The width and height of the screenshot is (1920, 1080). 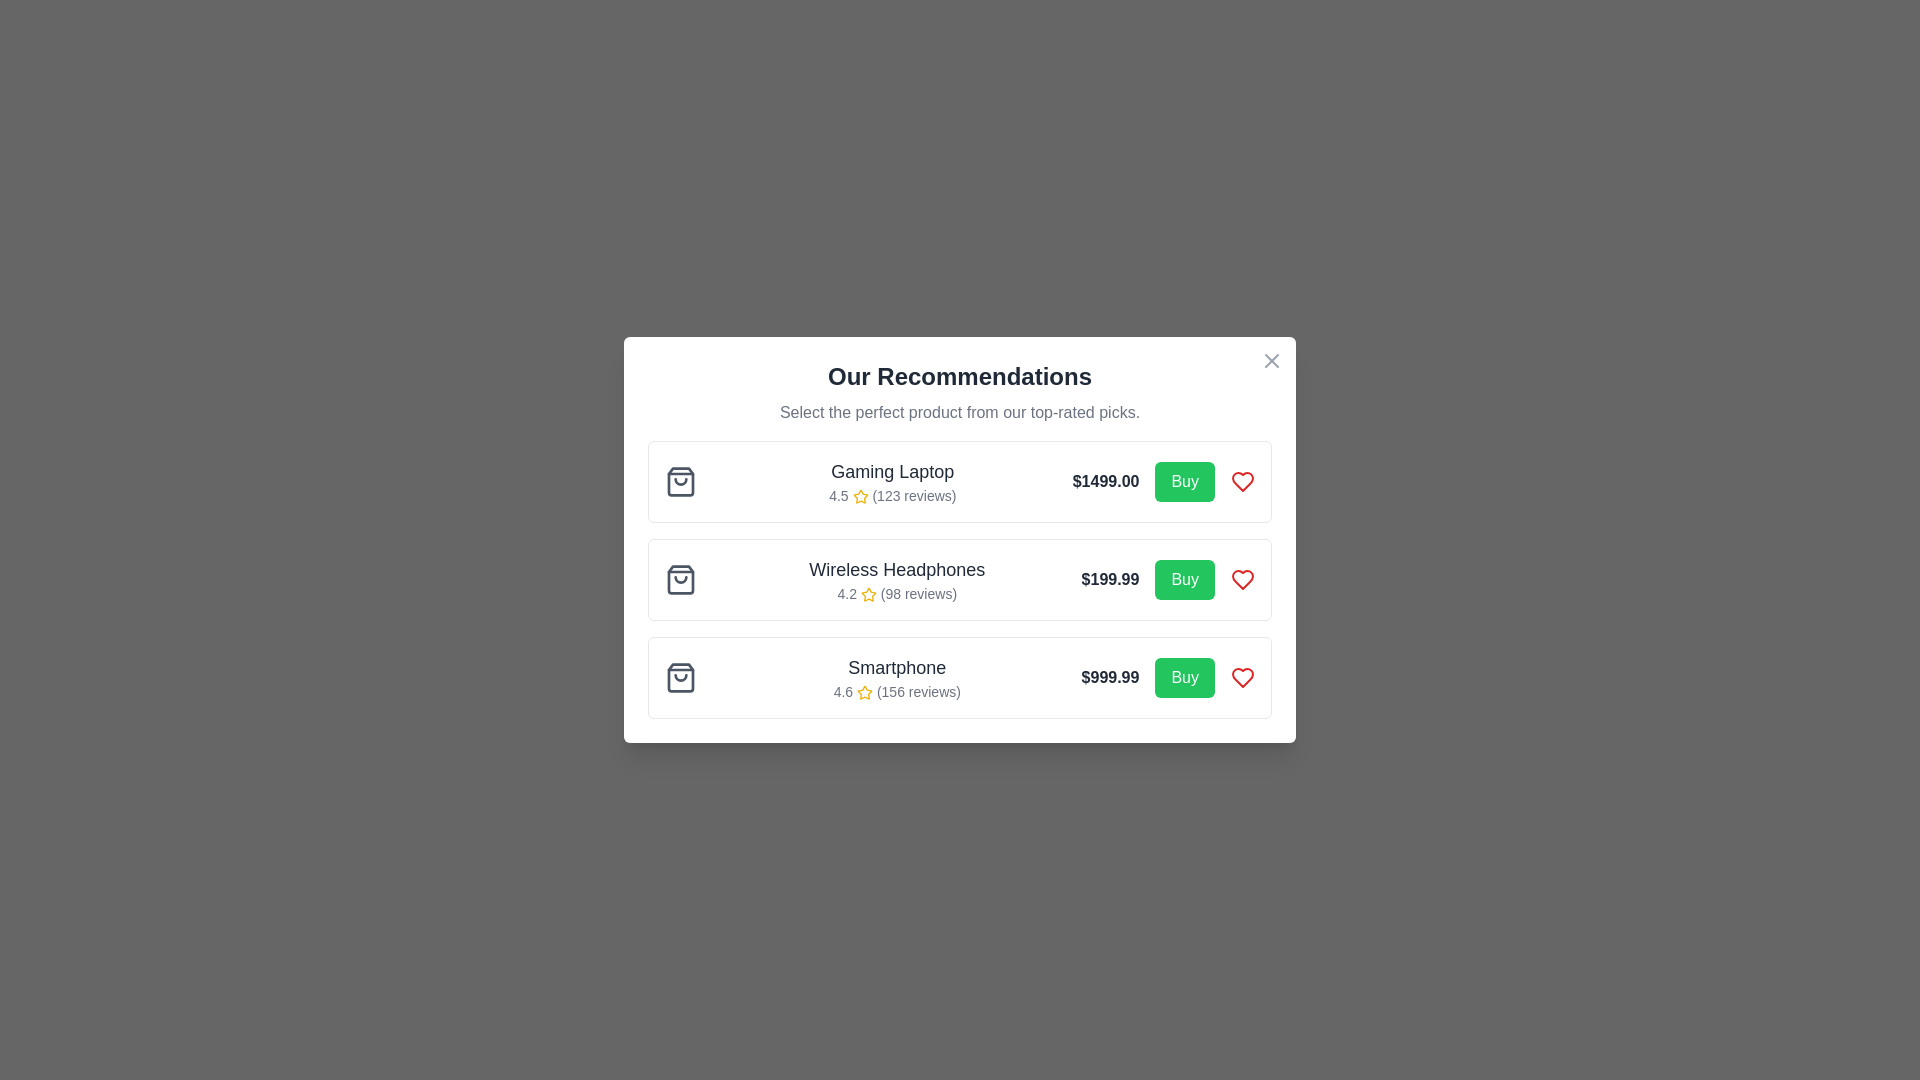 I want to click on the Text Label that provides the rating and review count for the product 'Smartphone', located below the title and aligned to the left within the recommendation card, so click(x=896, y=690).